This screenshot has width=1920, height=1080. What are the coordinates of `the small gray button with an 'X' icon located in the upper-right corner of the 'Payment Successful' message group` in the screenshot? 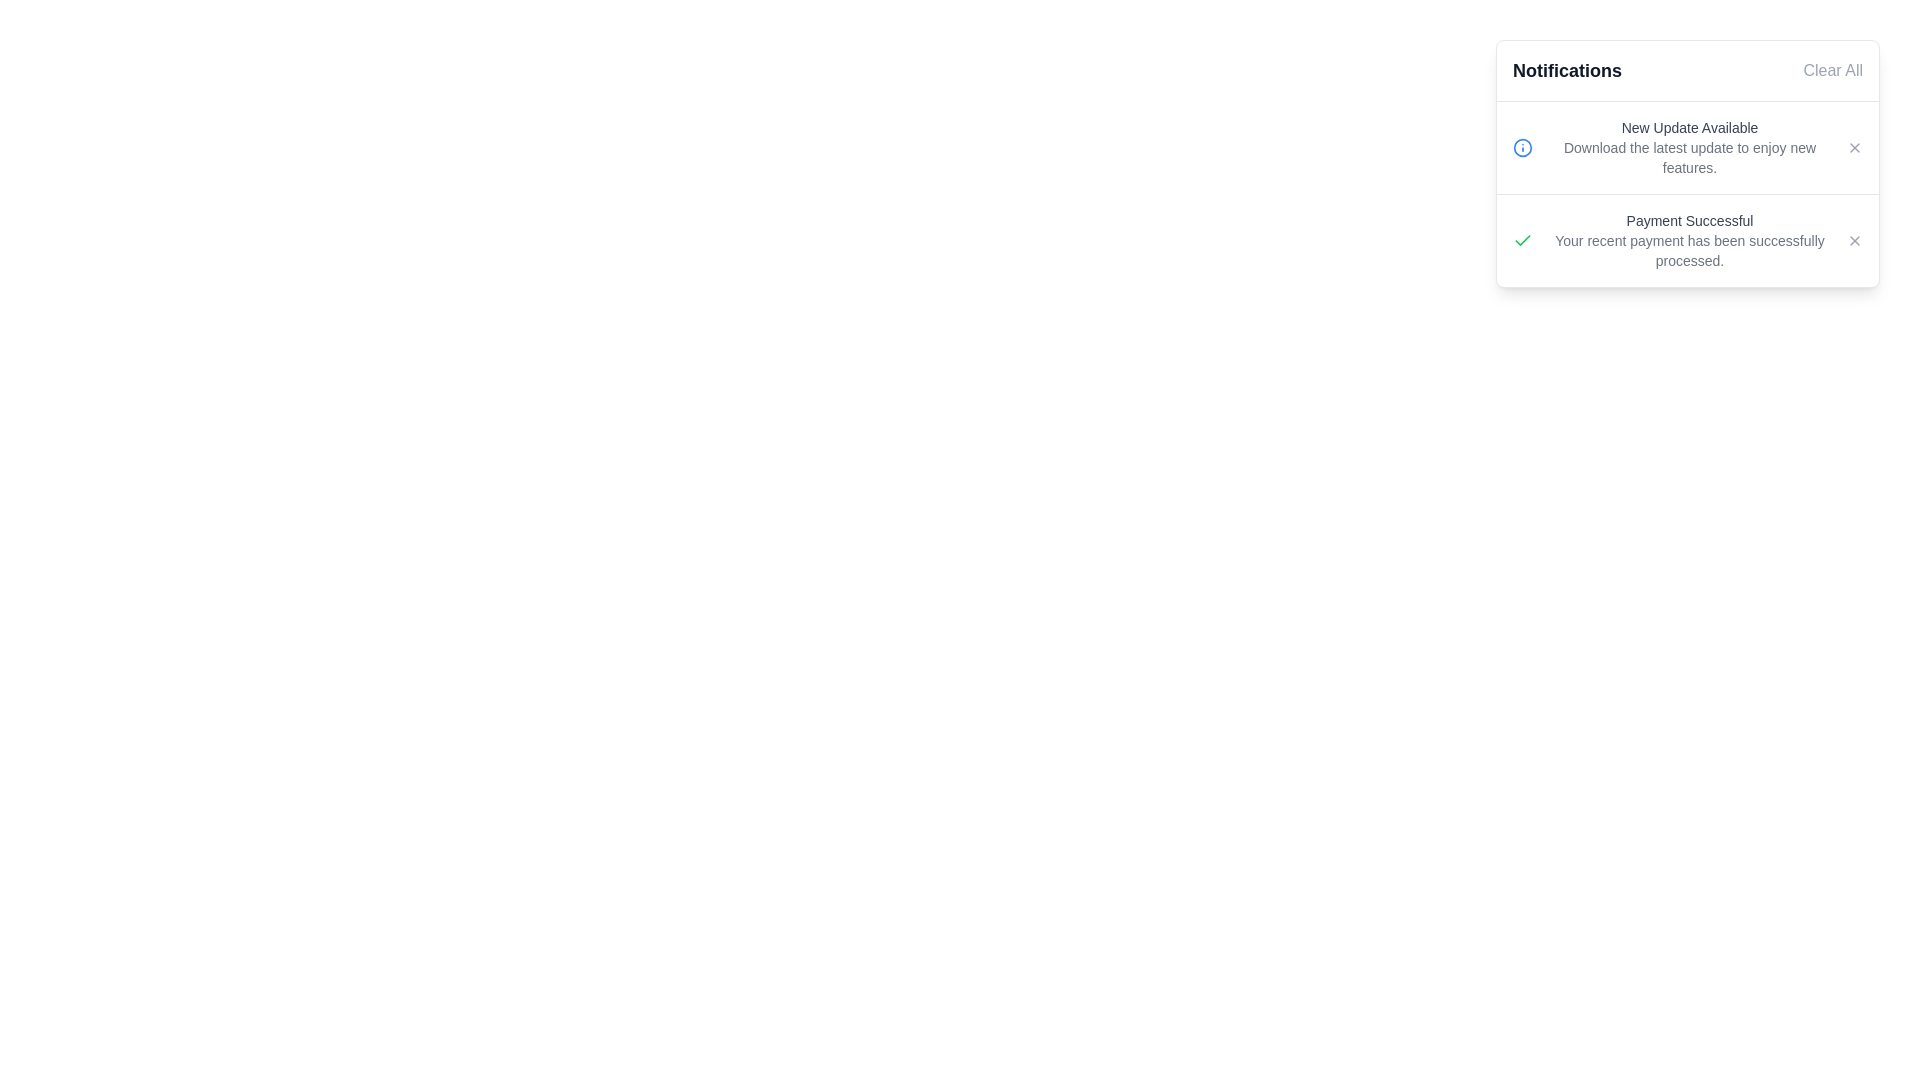 It's located at (1853, 239).